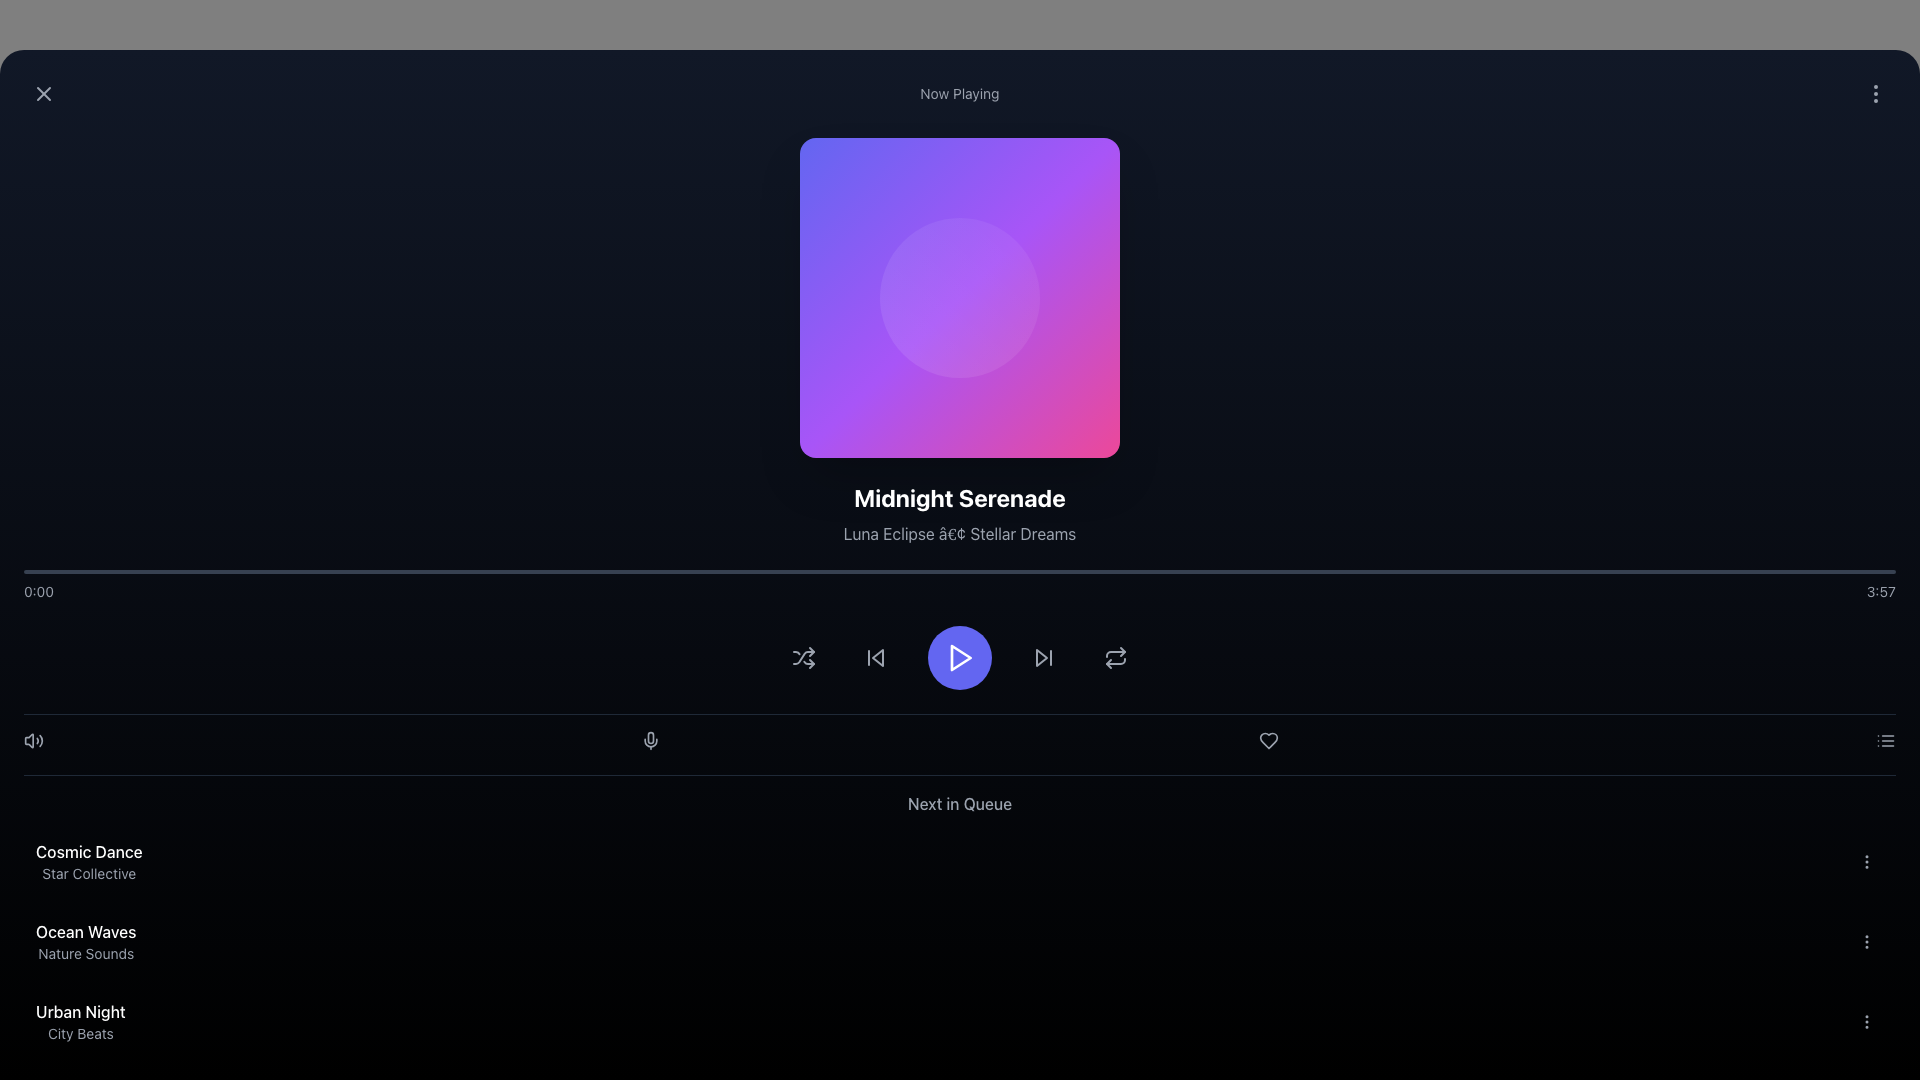 This screenshot has width=1920, height=1080. What do you see at coordinates (88, 873) in the screenshot?
I see `the 'Star Collective' static text label, which is styled in a smaller font size and colored in a lighter gray shade, located directly below the 'Cosmic Dance' text` at bounding box center [88, 873].